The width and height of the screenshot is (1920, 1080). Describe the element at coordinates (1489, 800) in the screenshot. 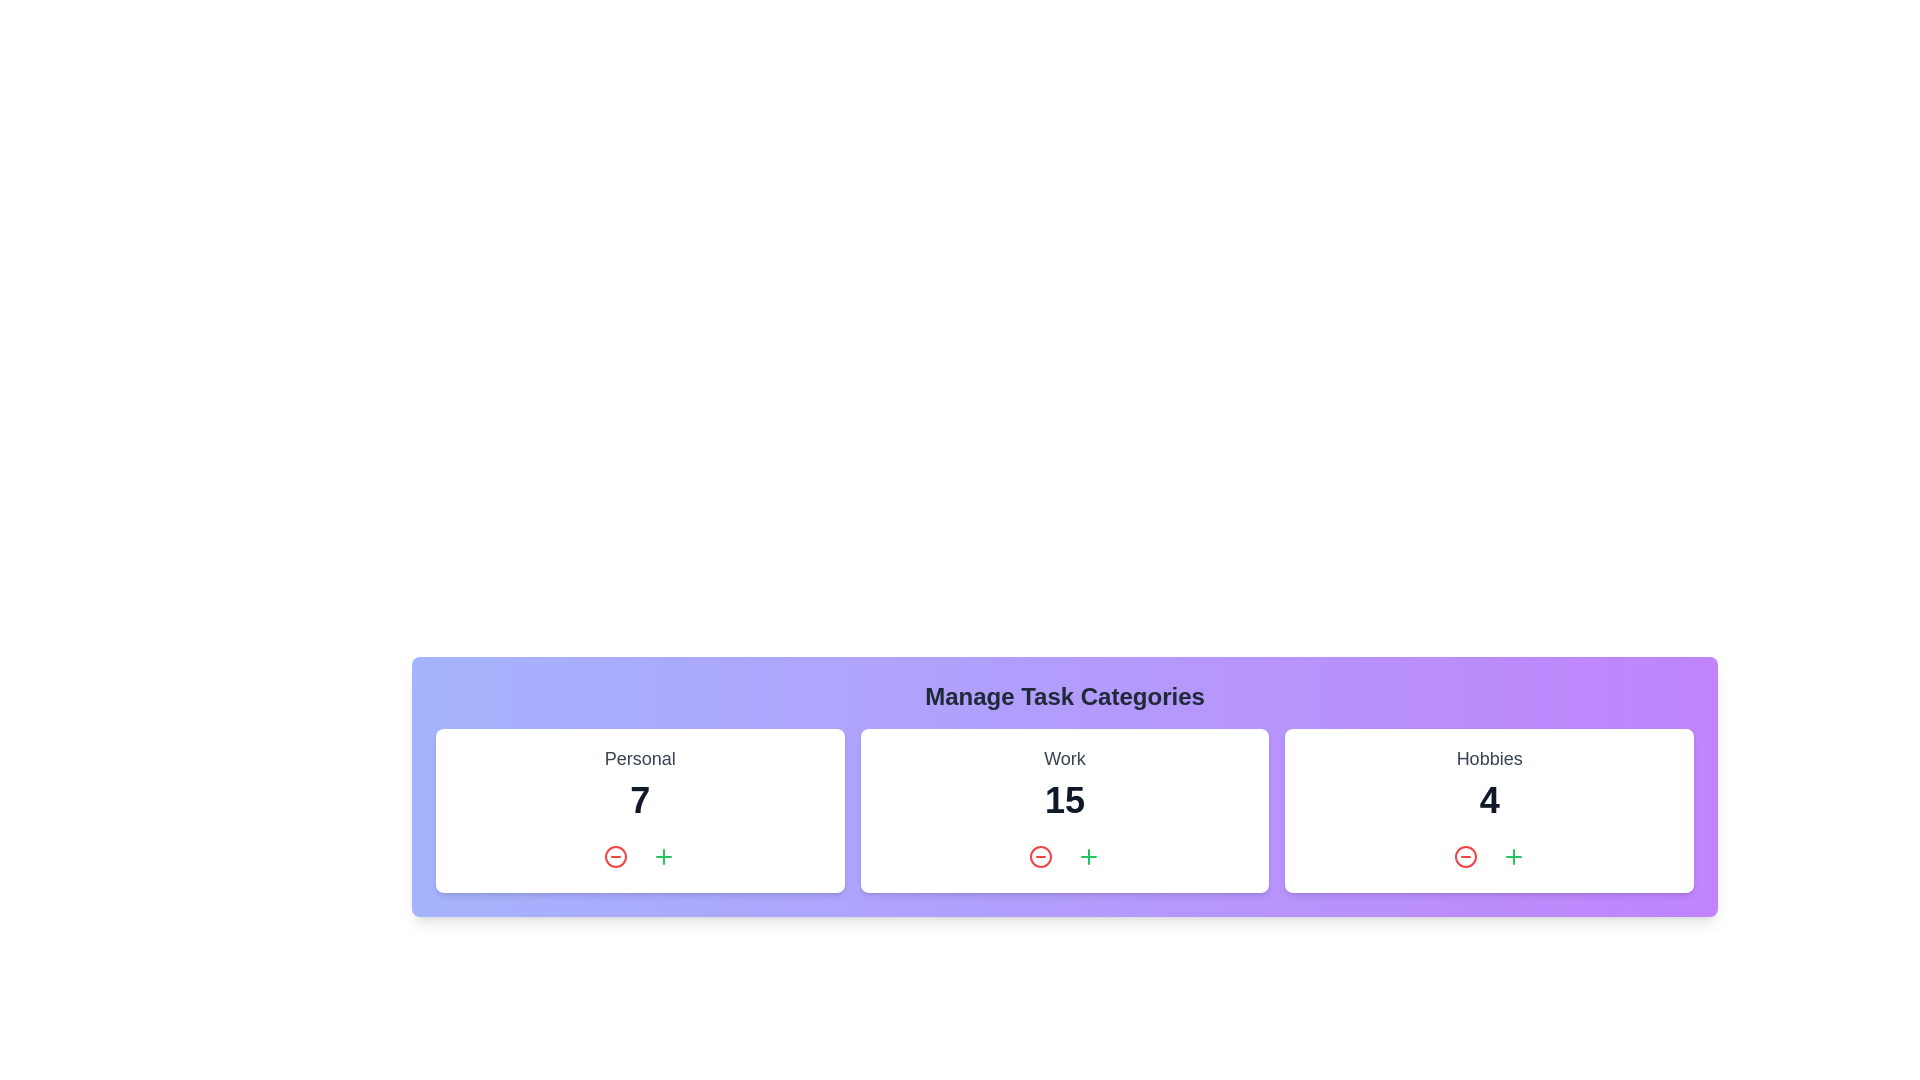

I see `the task count '4' of the 'Hobbies' category` at that location.